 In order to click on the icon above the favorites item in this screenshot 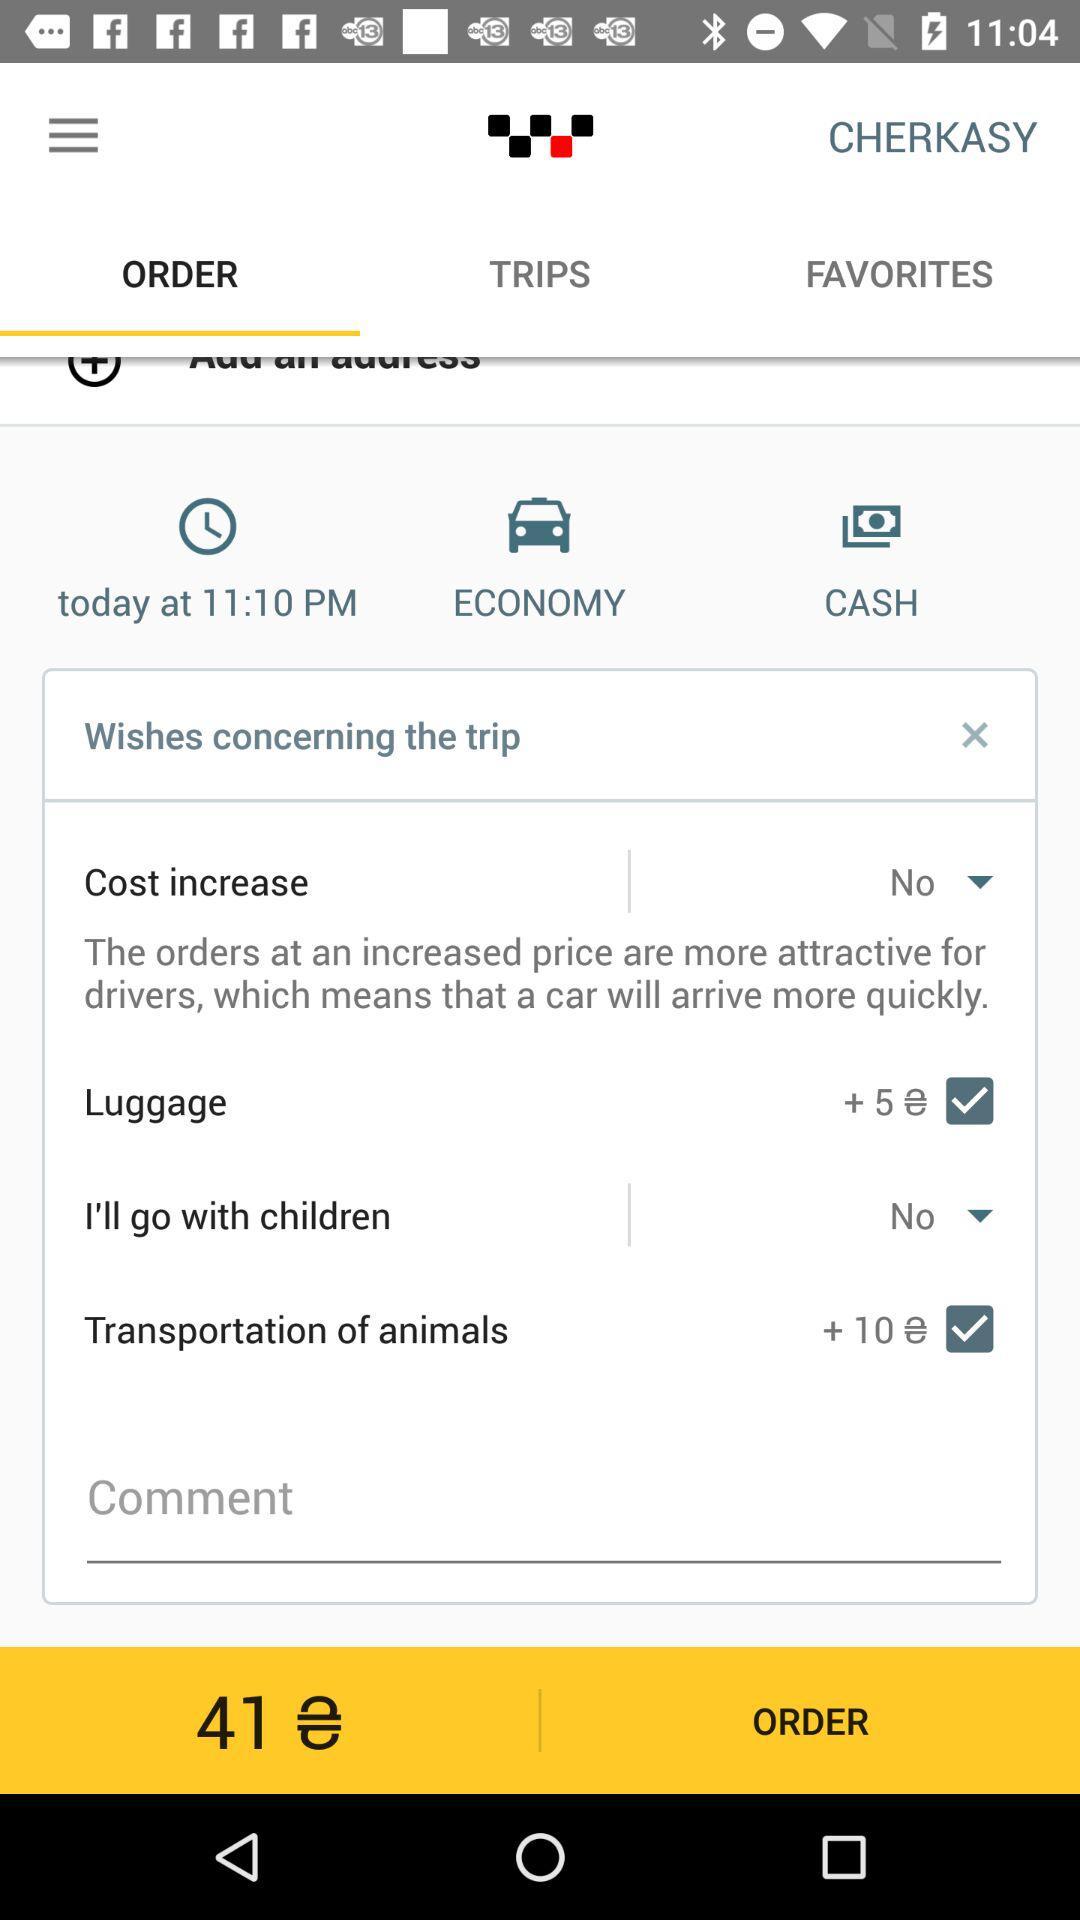, I will do `click(933, 135)`.